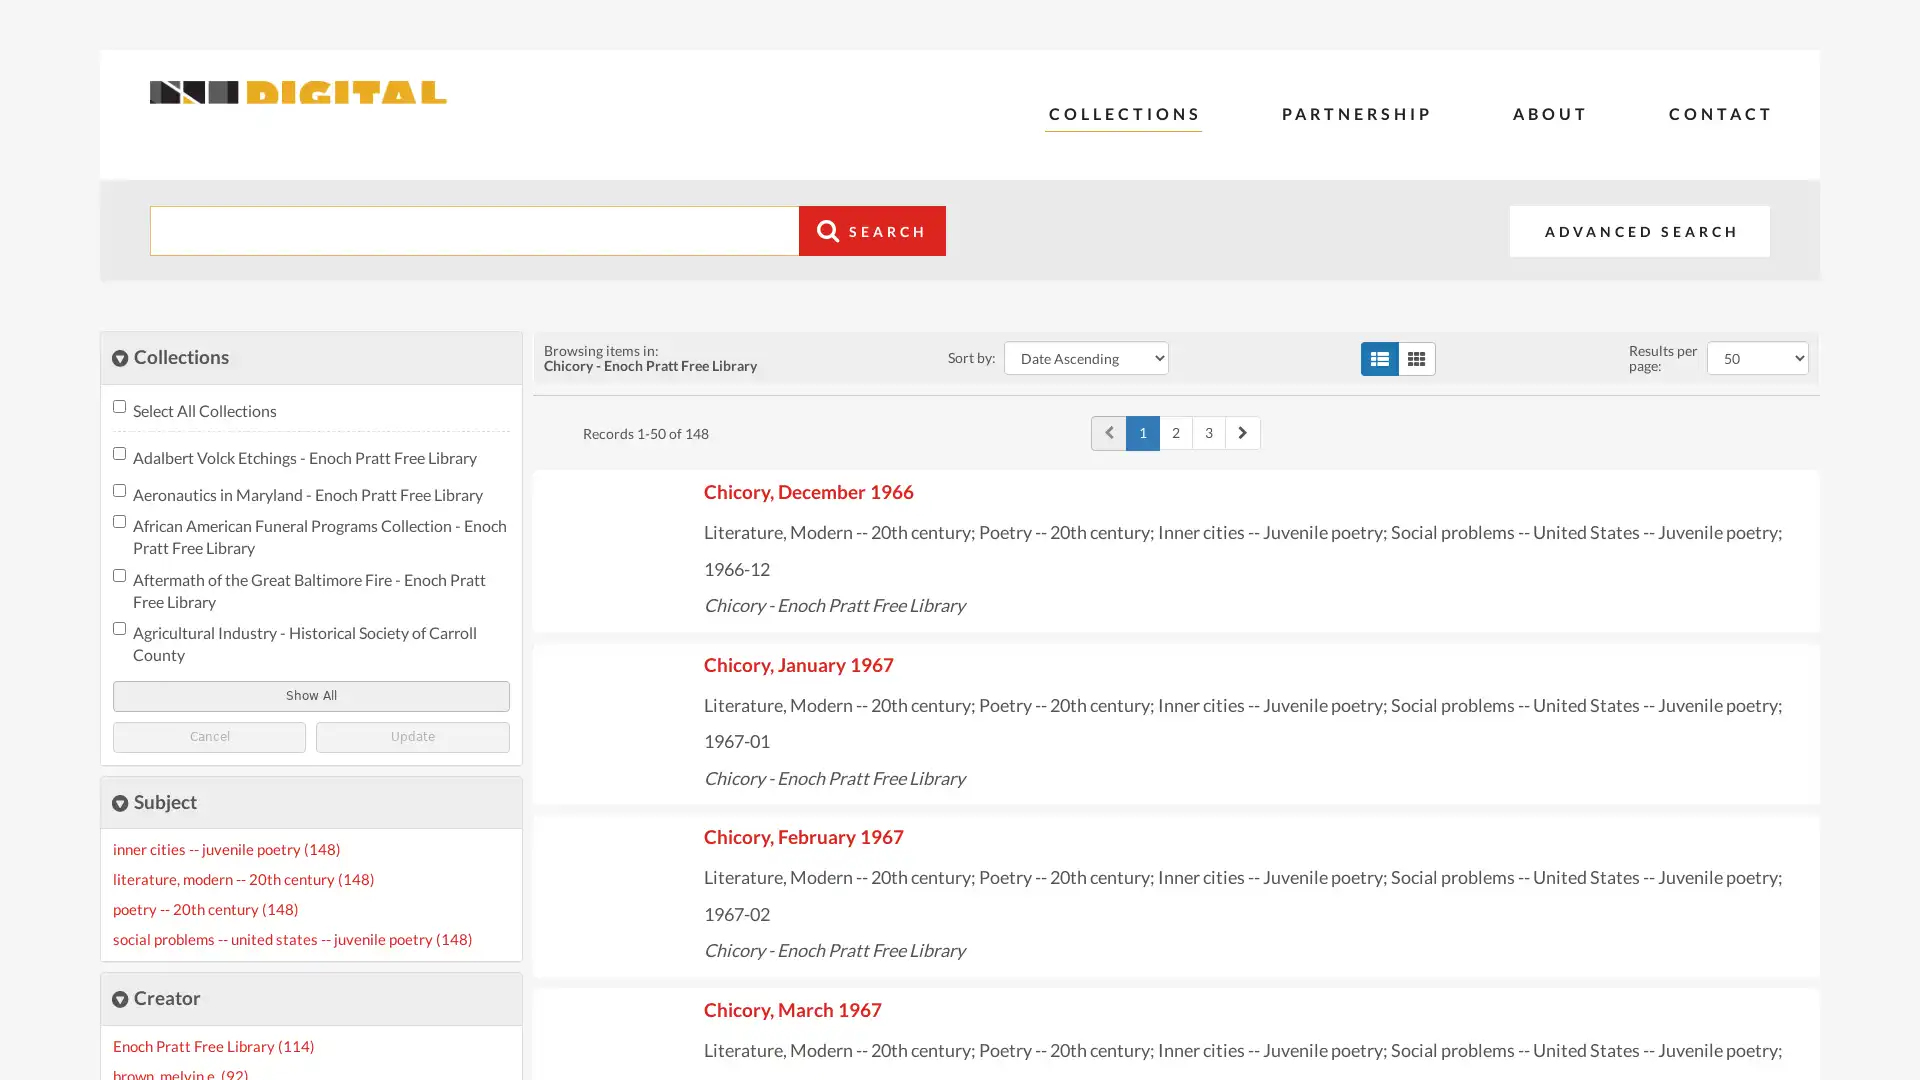  I want to click on Search, so click(872, 230).